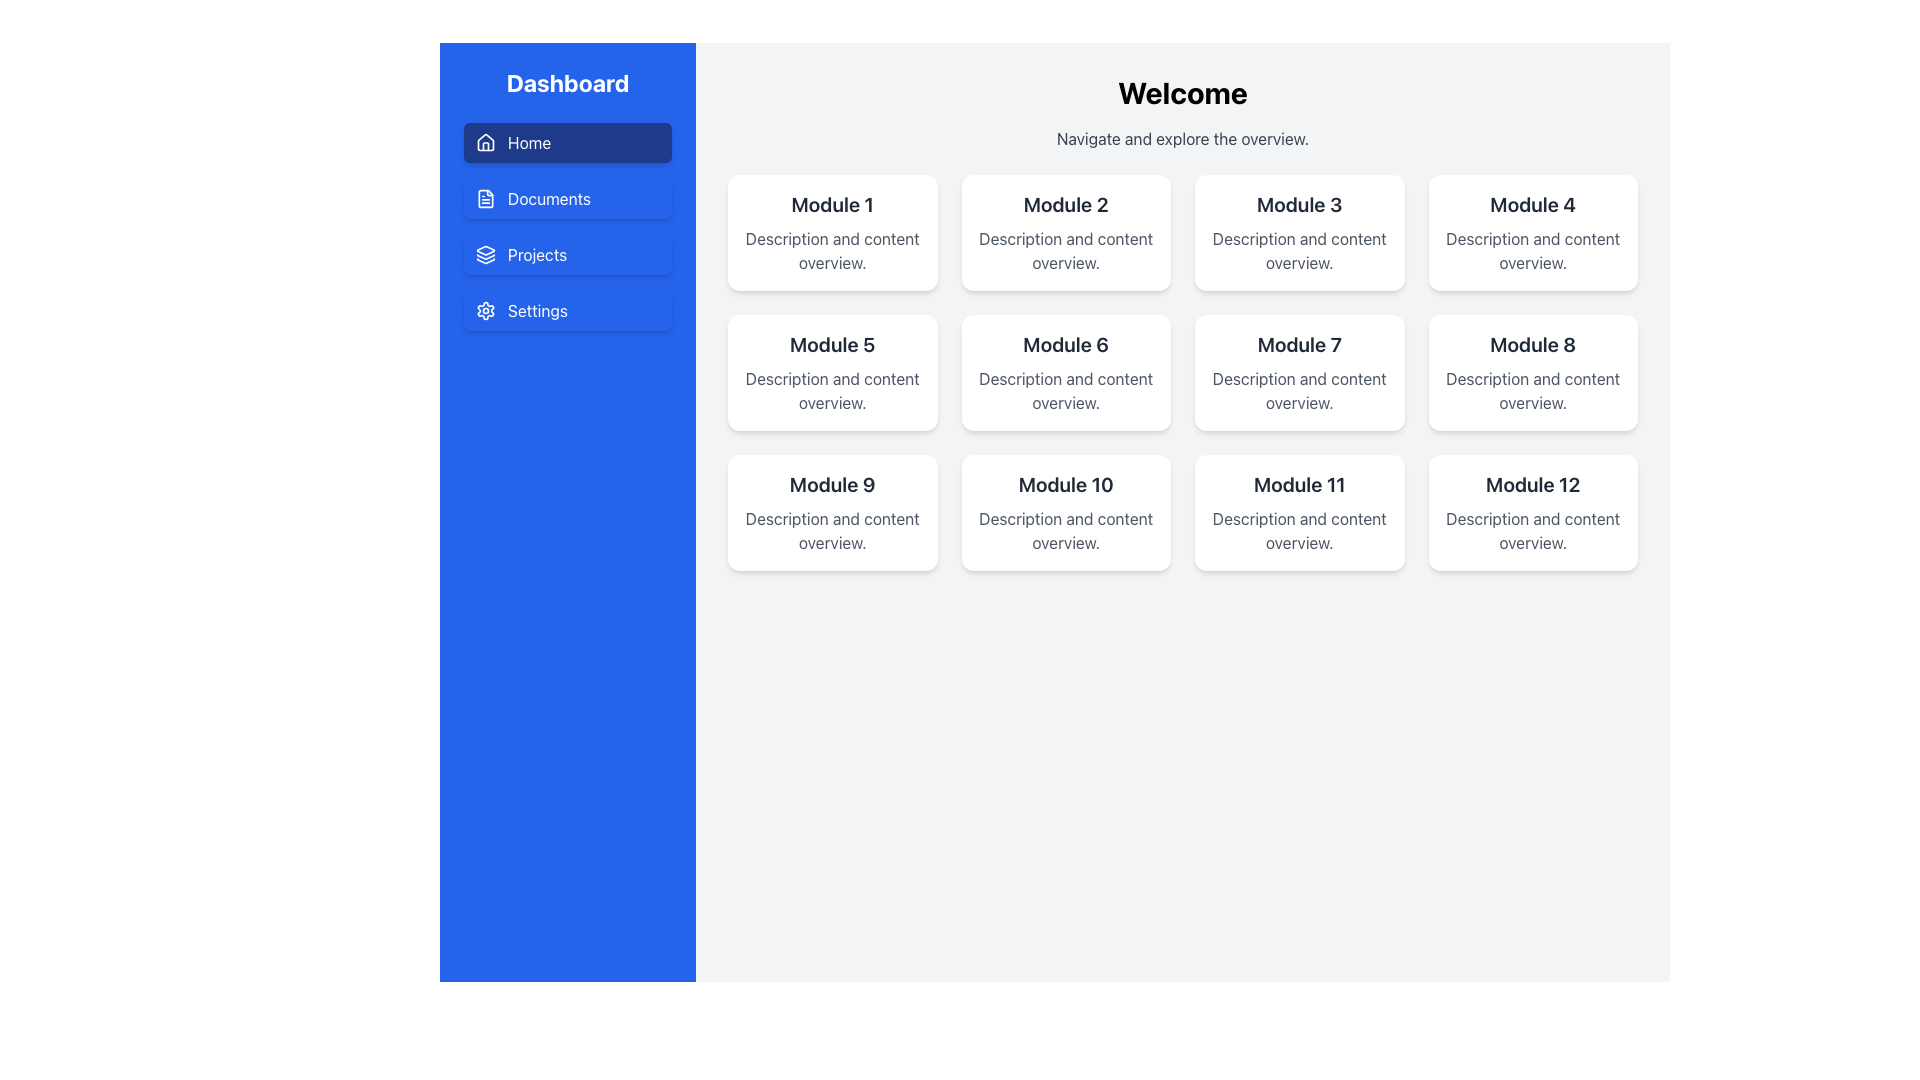  Describe the element at coordinates (832, 231) in the screenshot. I see `the first module overview card located in the top-left corner of the grid, directly under the 'Welcome' title and to the right of the blue sidebar navigation menu` at that location.